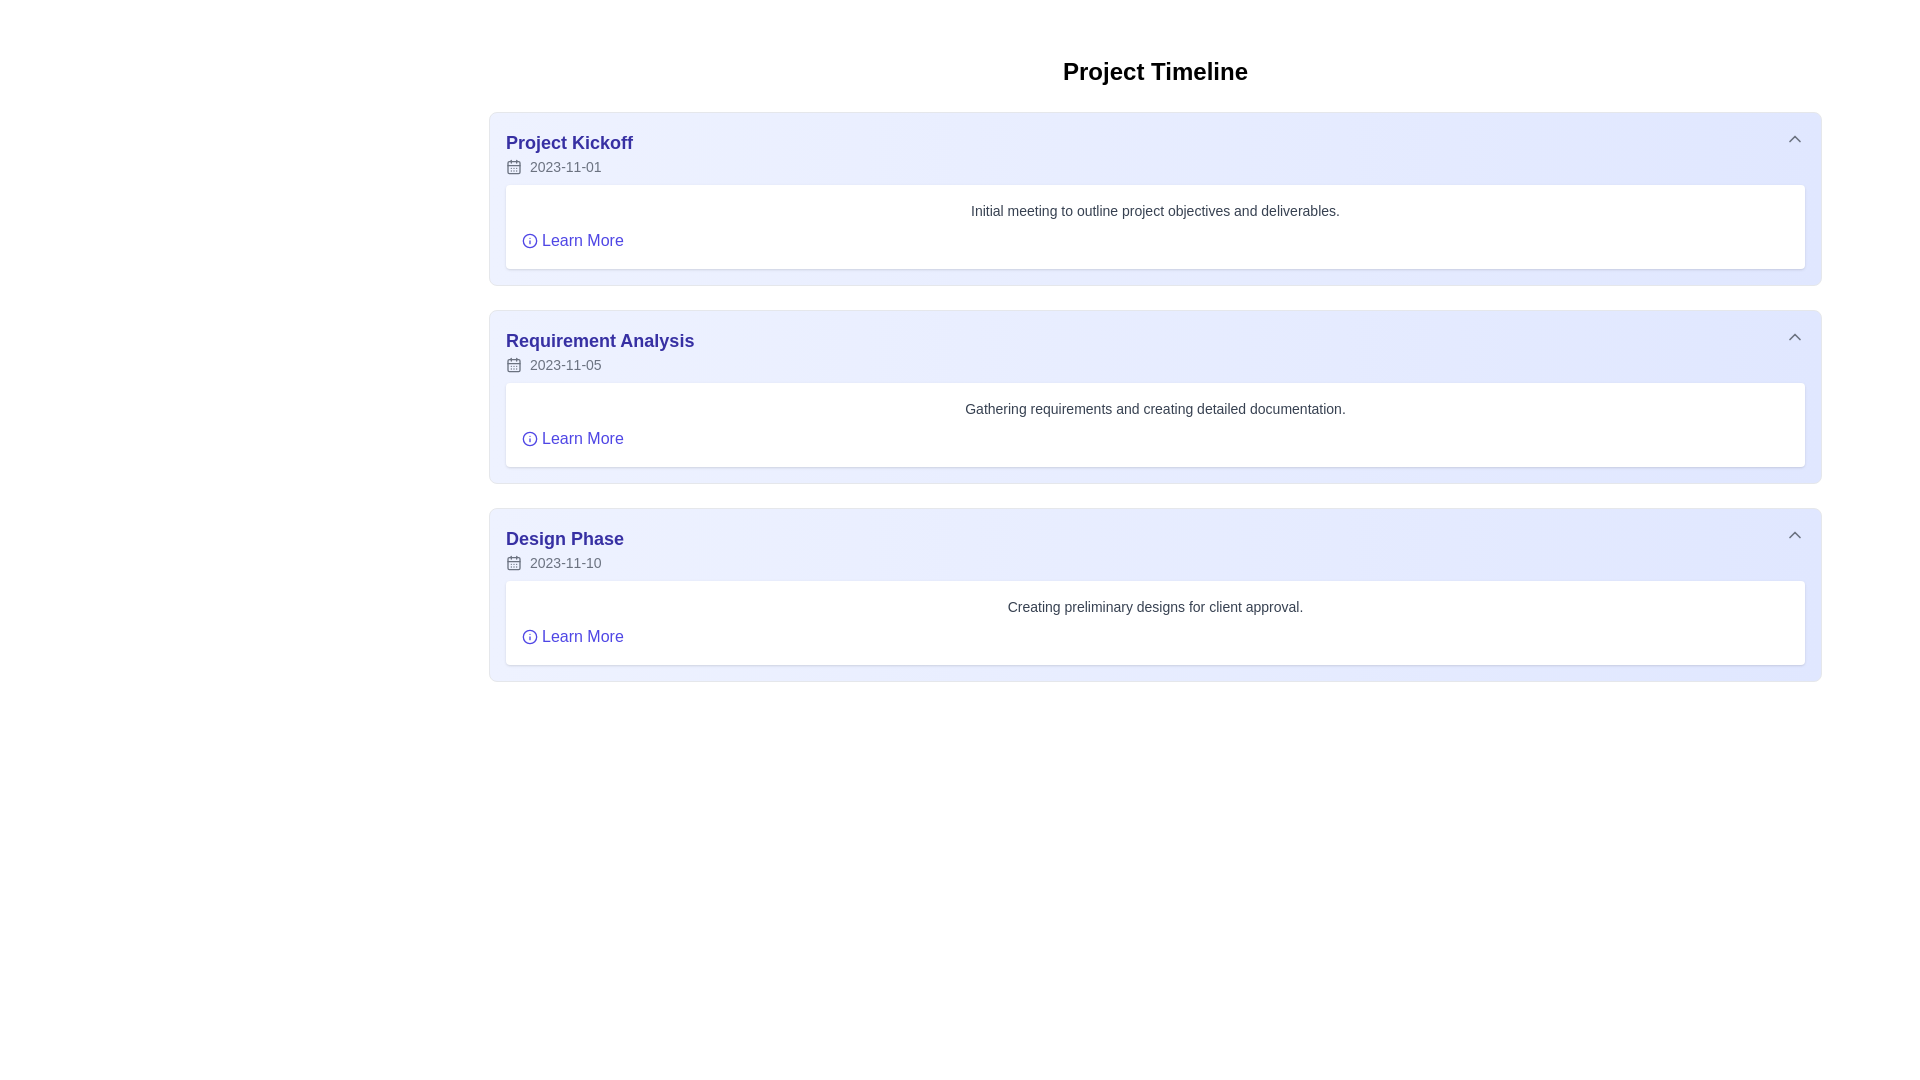 The height and width of the screenshot is (1080, 1920). Describe the element at coordinates (564, 548) in the screenshot. I see `text content of the label displaying 'Design Phase' in bold indigo font and the date '2023-11-10' in smaller gray text, located in the third section of a vertical list` at that location.